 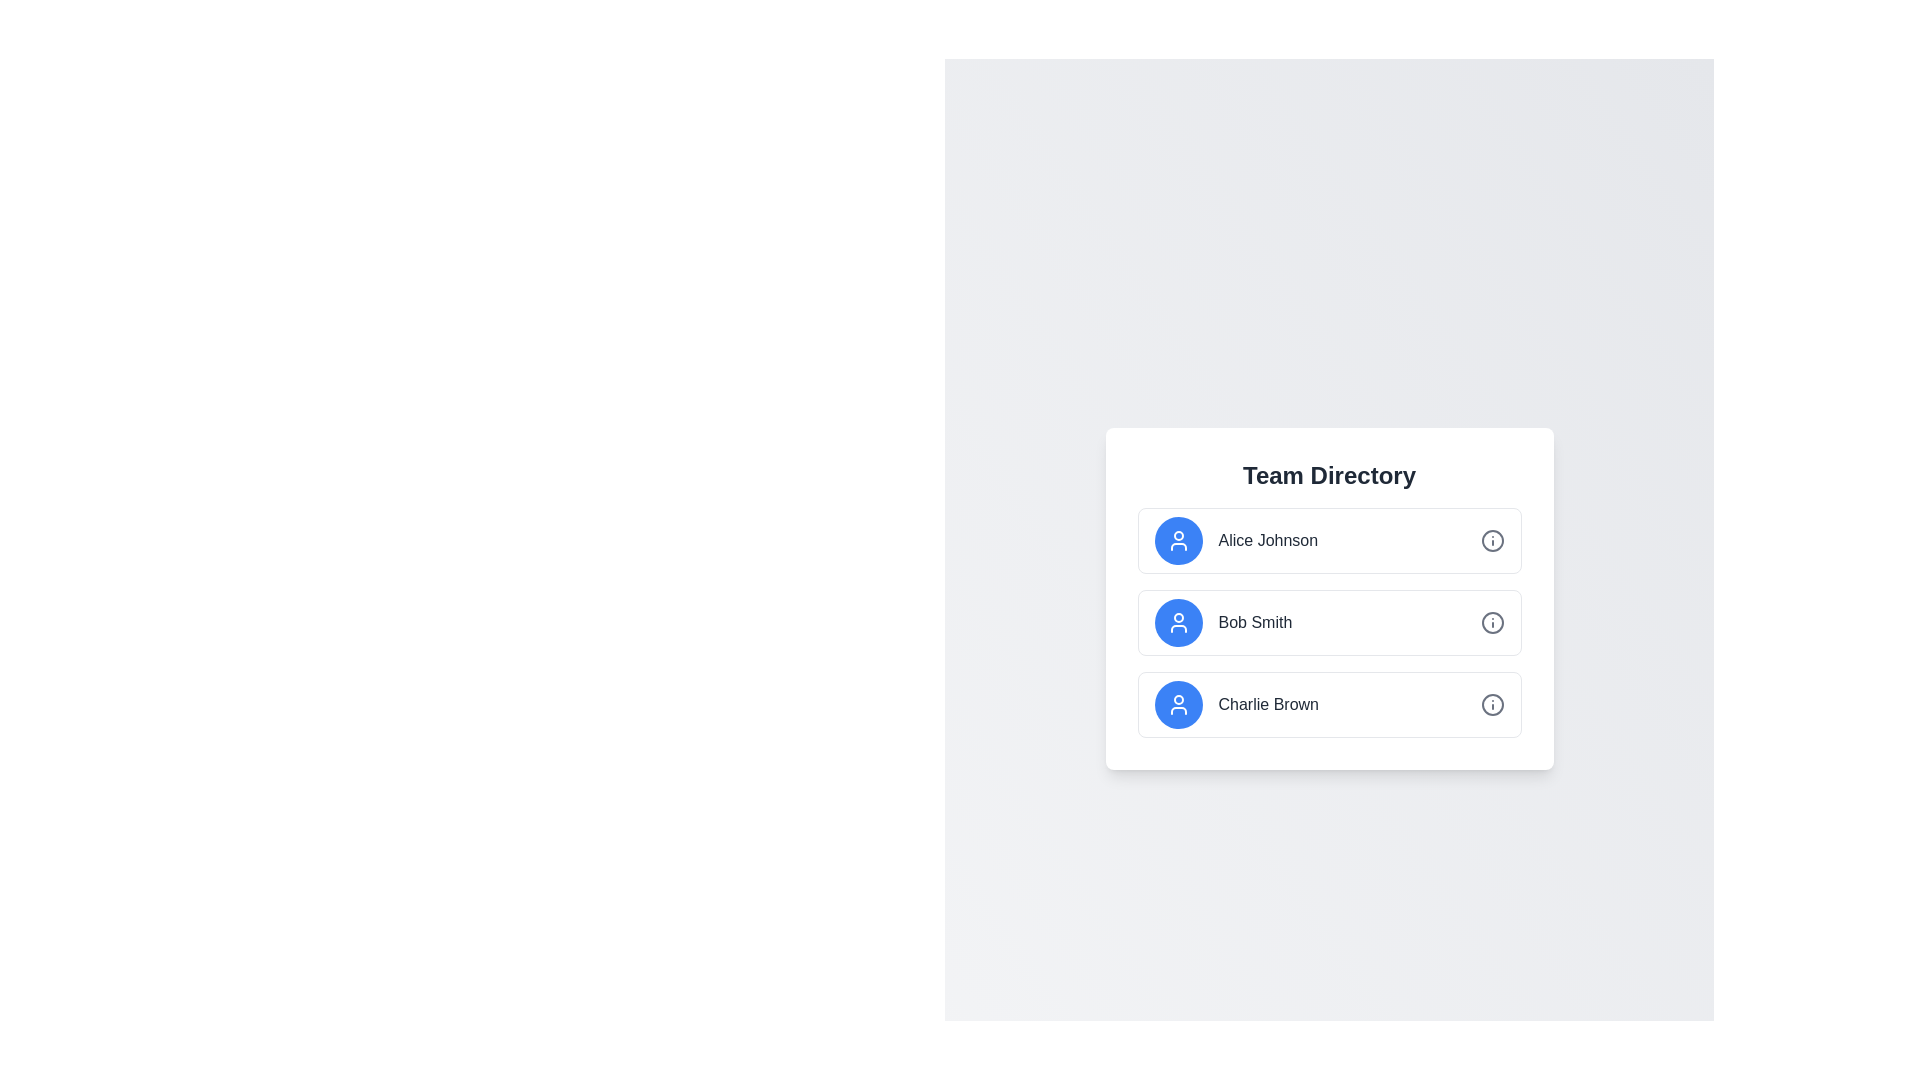 I want to click on the informative SVG-based icon located to the far right of the 'Bob Smith' text, so click(x=1492, y=622).